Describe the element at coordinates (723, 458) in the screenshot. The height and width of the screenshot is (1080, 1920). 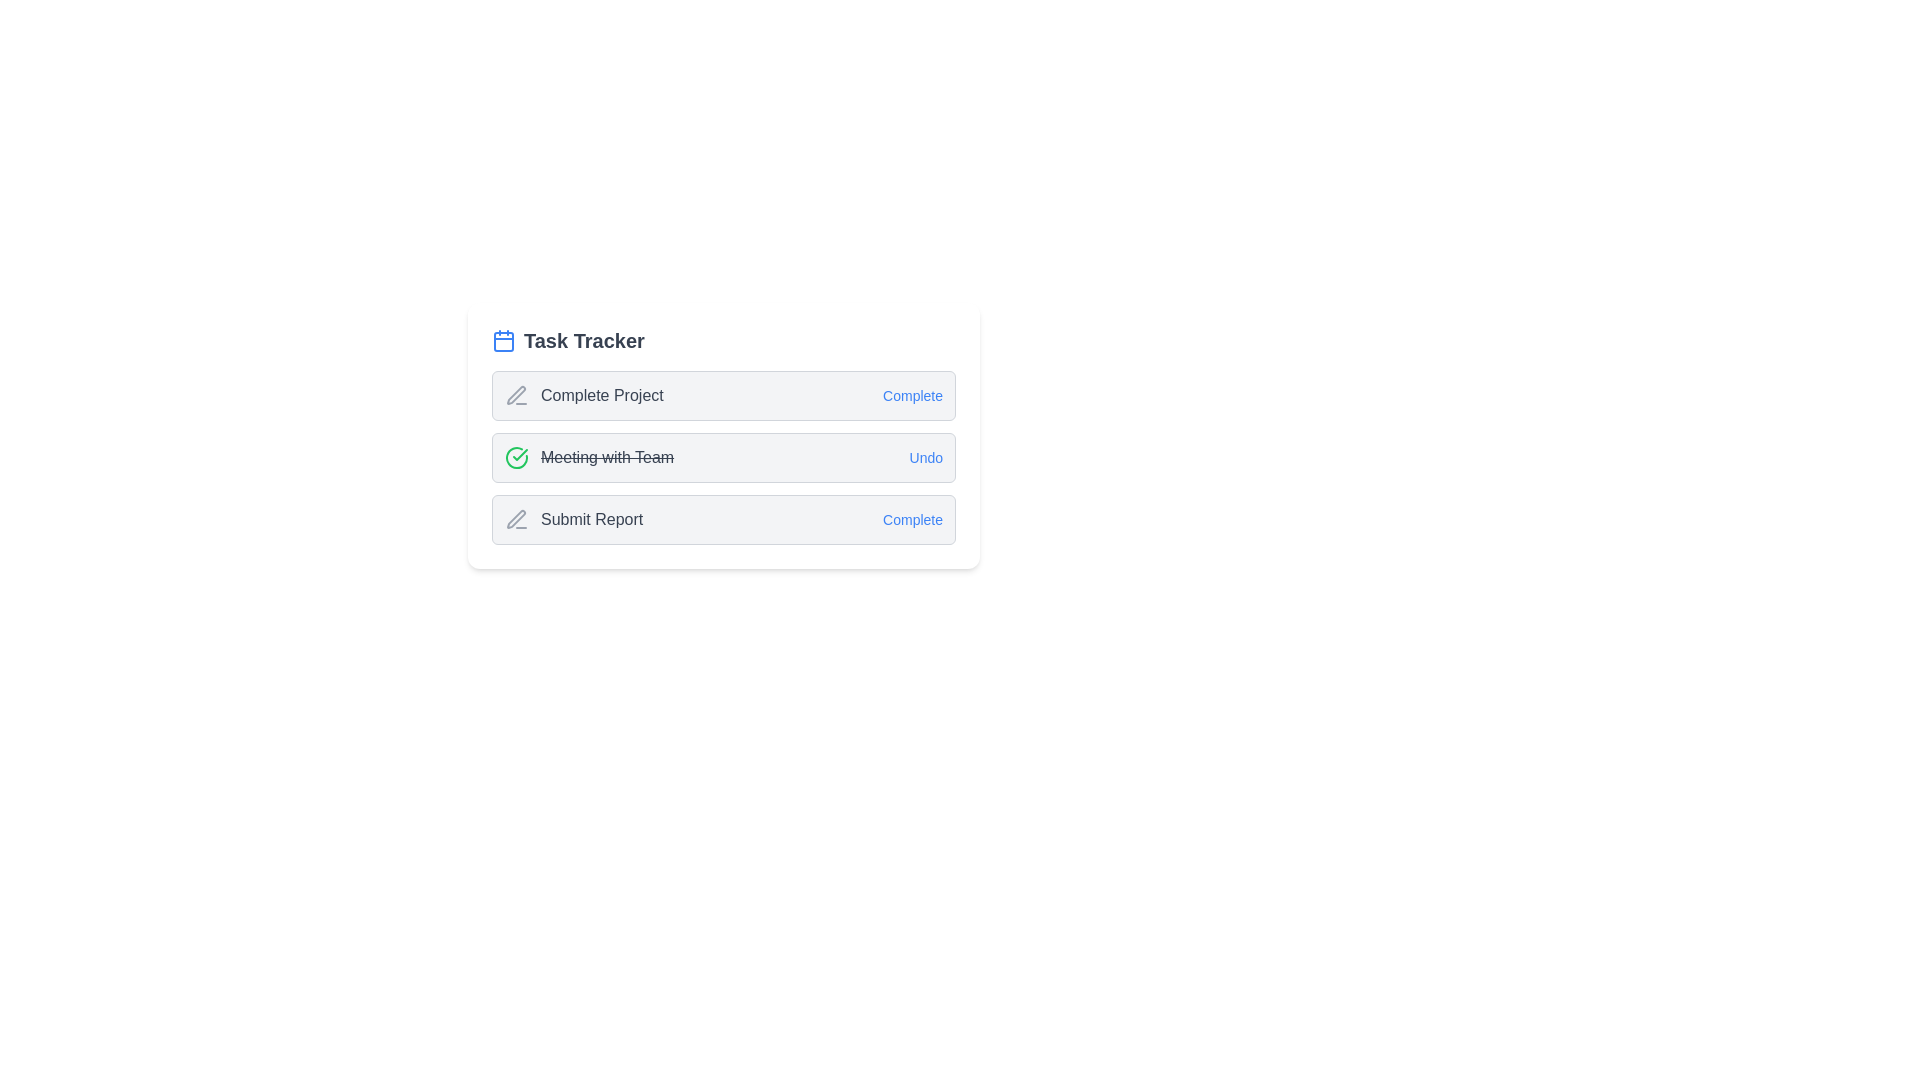
I see `the second task row in the task tracker` at that location.